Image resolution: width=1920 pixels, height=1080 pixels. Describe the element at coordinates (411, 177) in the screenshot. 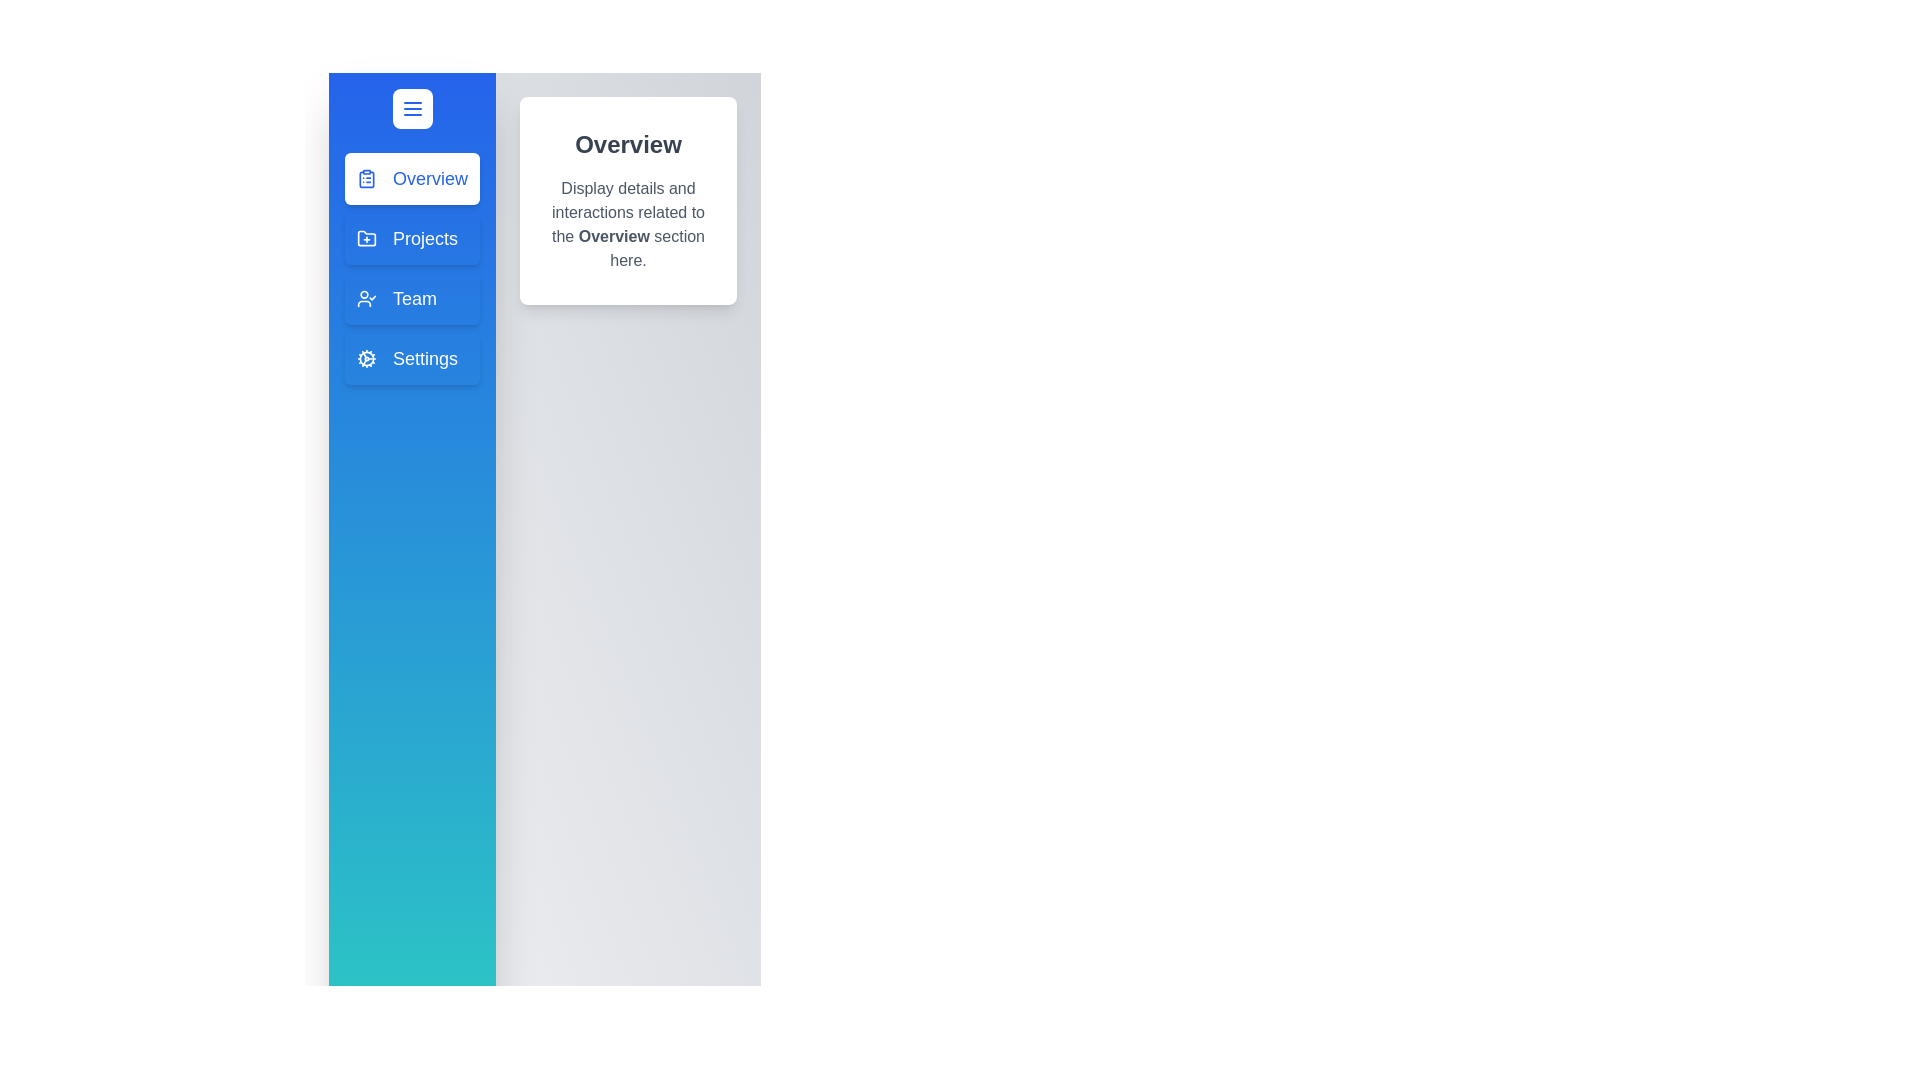

I see `the drawer item corresponding to Overview to preview its interaction effect` at that location.